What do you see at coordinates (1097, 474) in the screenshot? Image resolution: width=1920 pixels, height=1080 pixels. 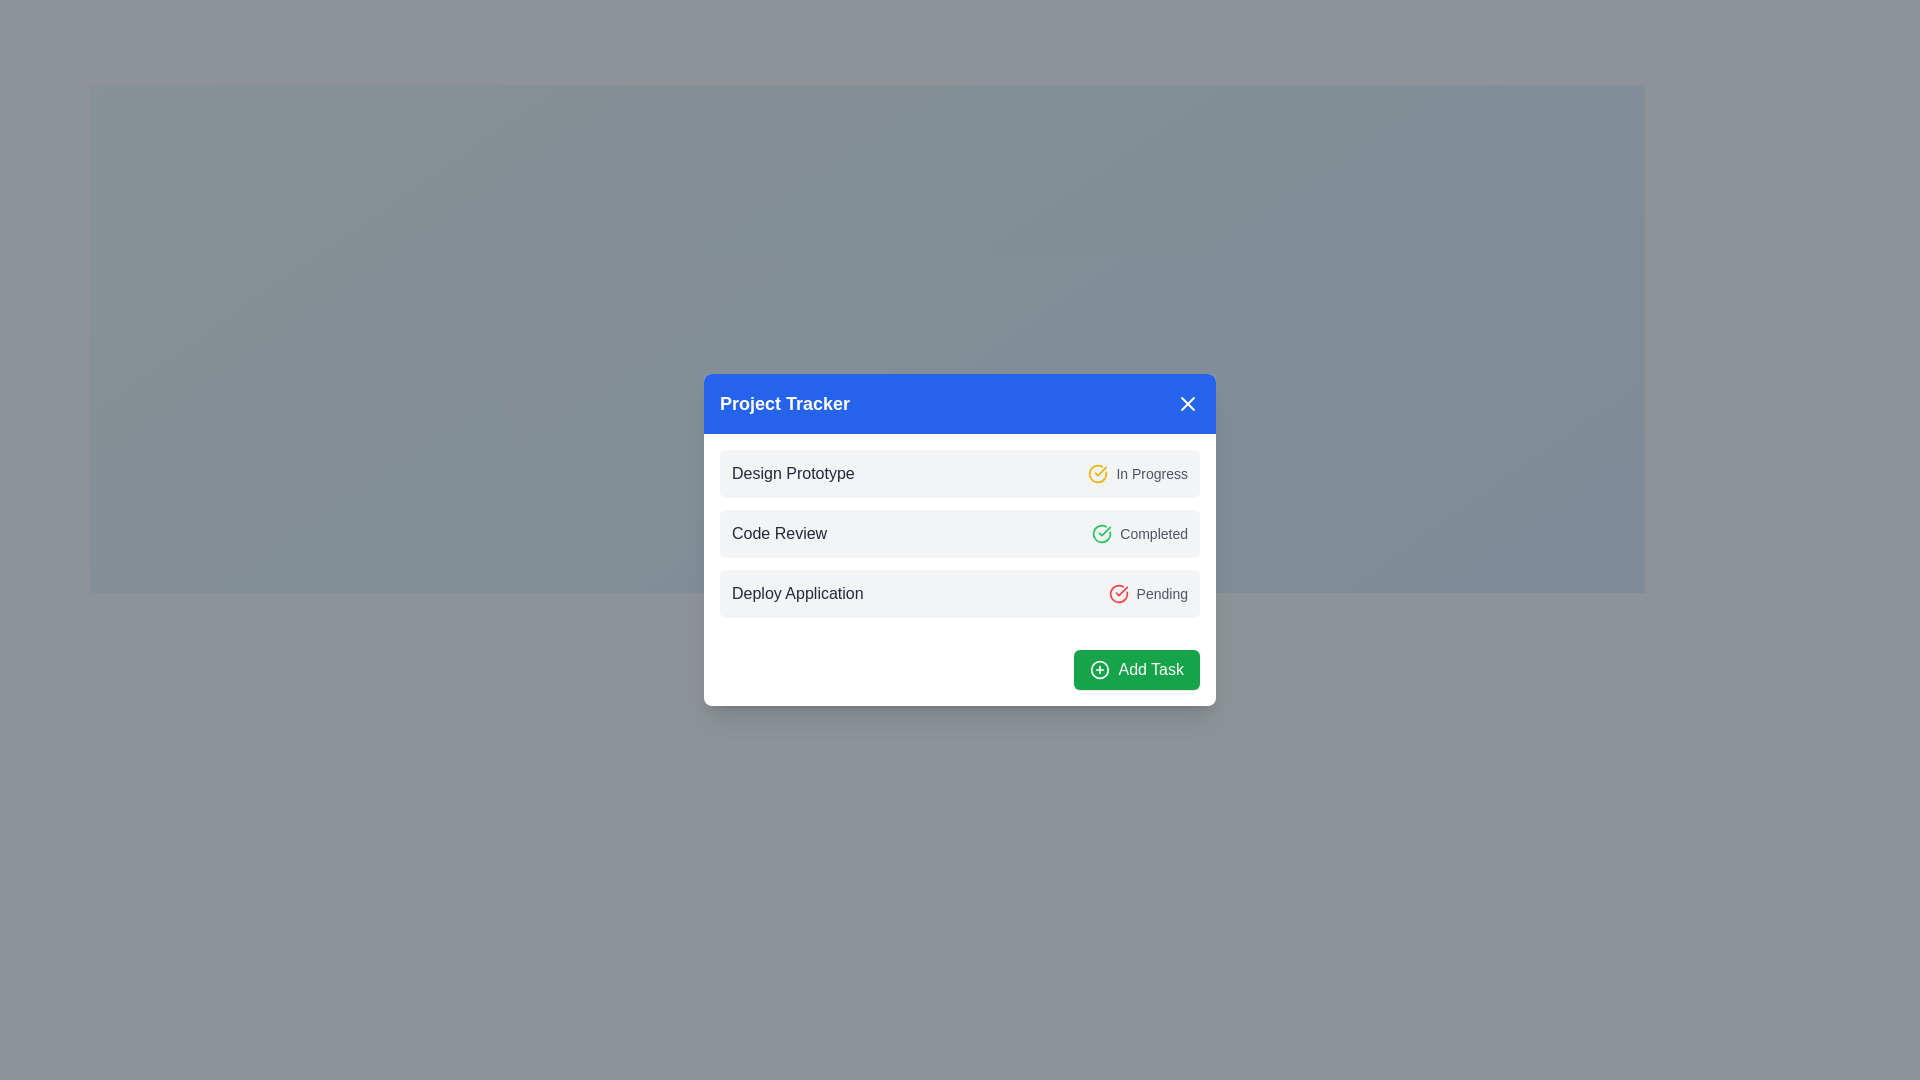 I see `the status icon indicating 'In Progress', which is located to the left of the descriptive text in the first row of the task tracker` at bounding box center [1097, 474].